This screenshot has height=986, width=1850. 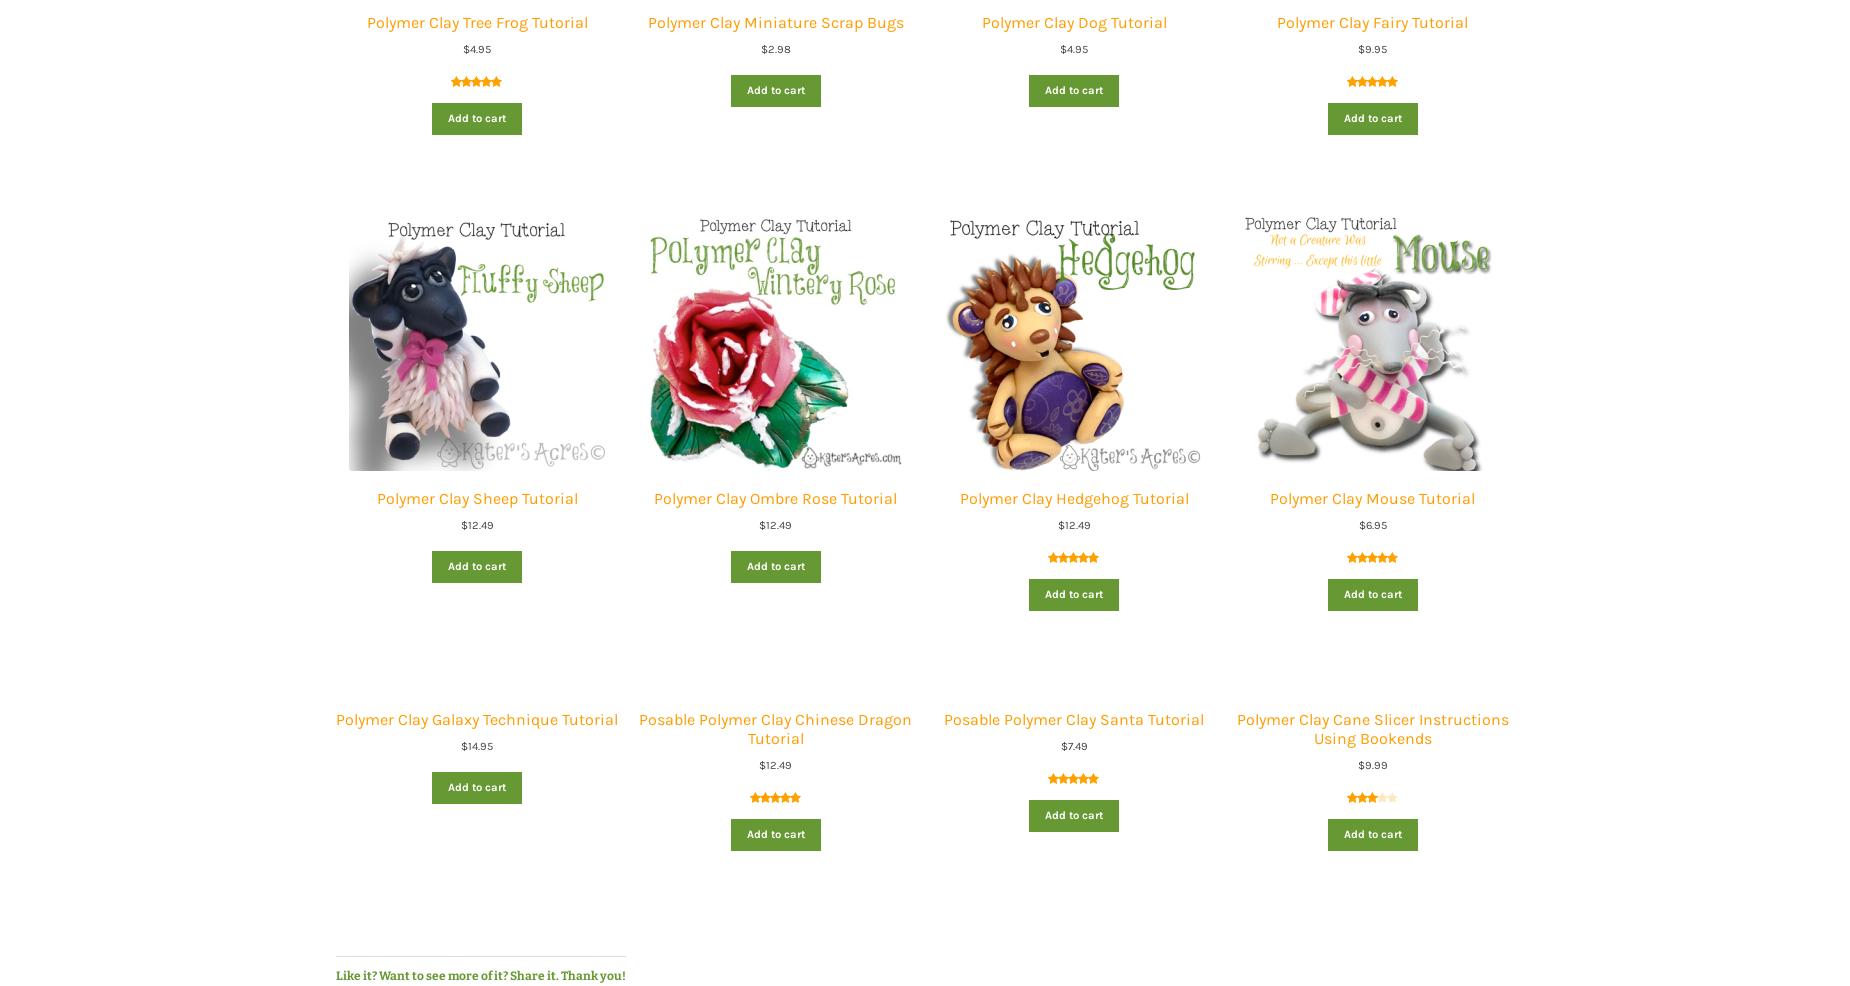 I want to click on '14.95', so click(x=468, y=745).